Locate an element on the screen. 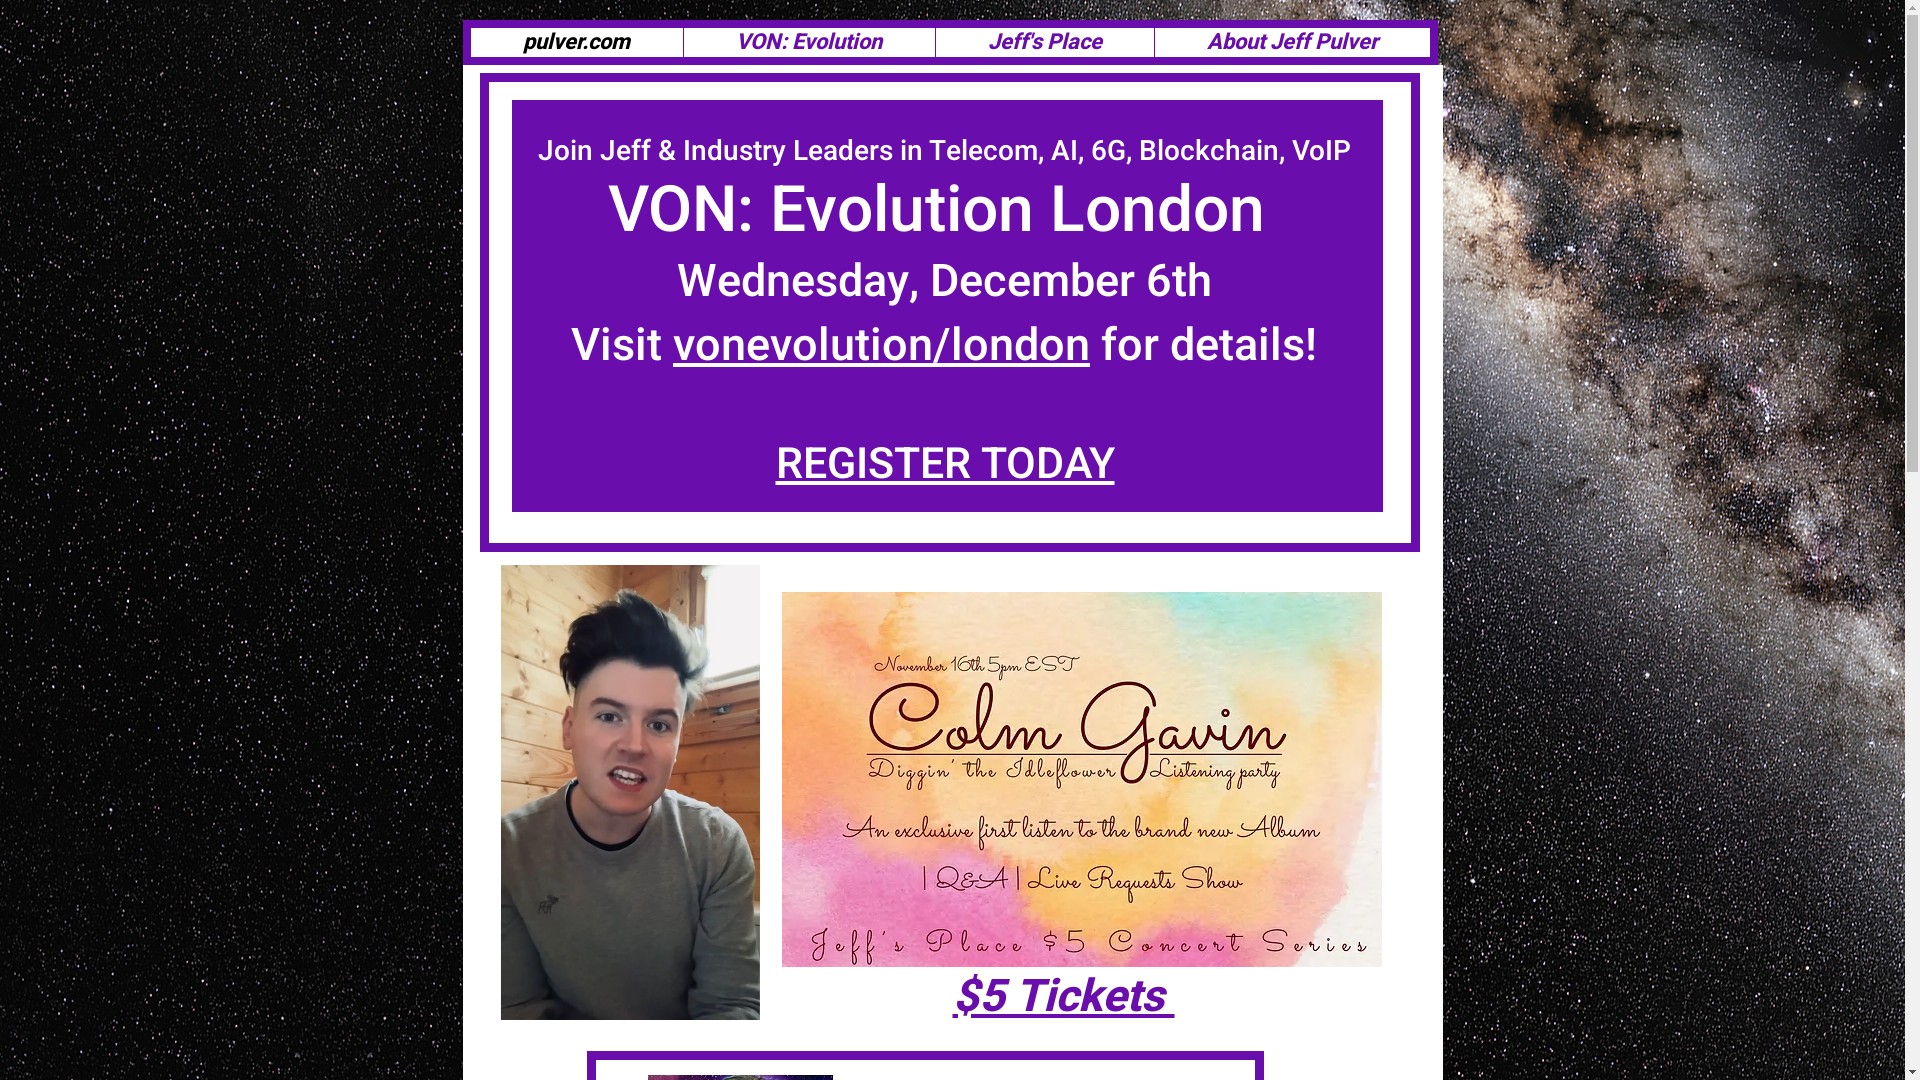  '$5 Tickets ' is located at coordinates (1061, 996).